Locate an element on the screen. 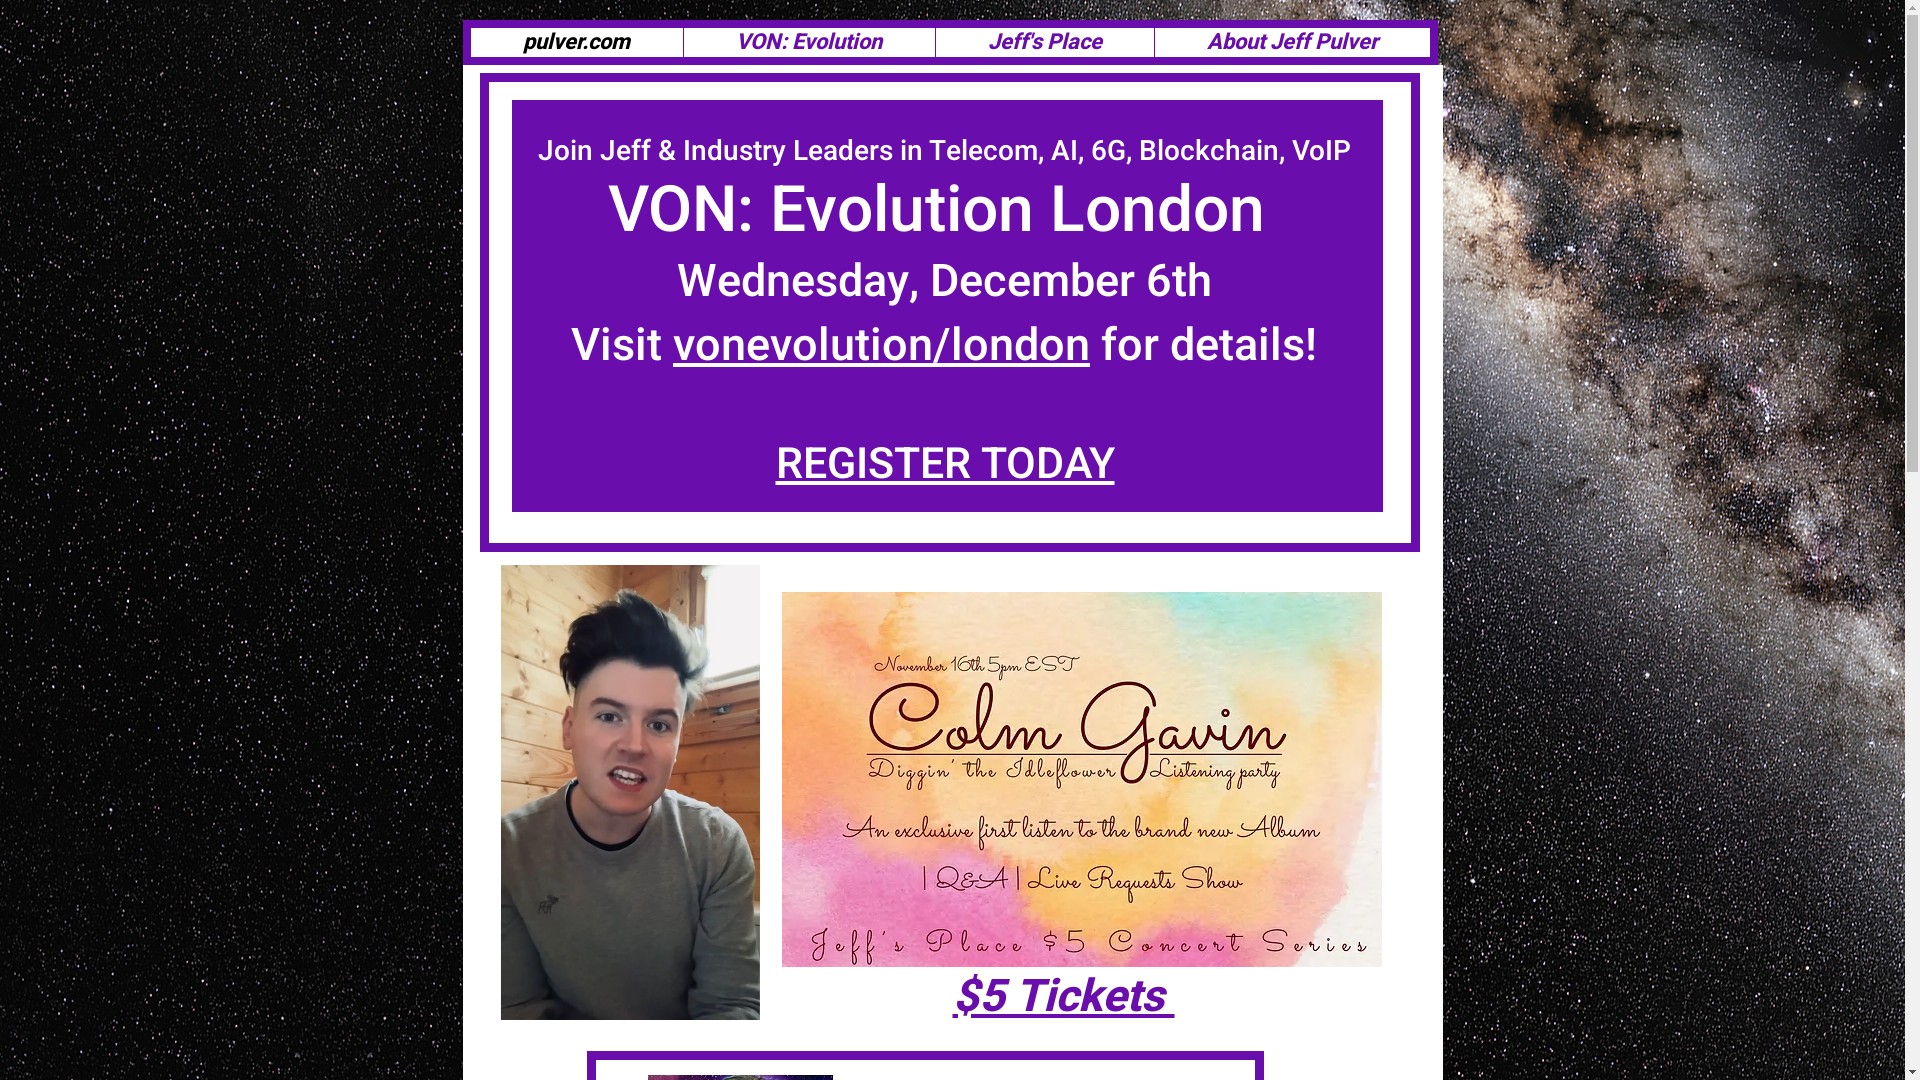  '$5 Tickets ' is located at coordinates (1061, 996).